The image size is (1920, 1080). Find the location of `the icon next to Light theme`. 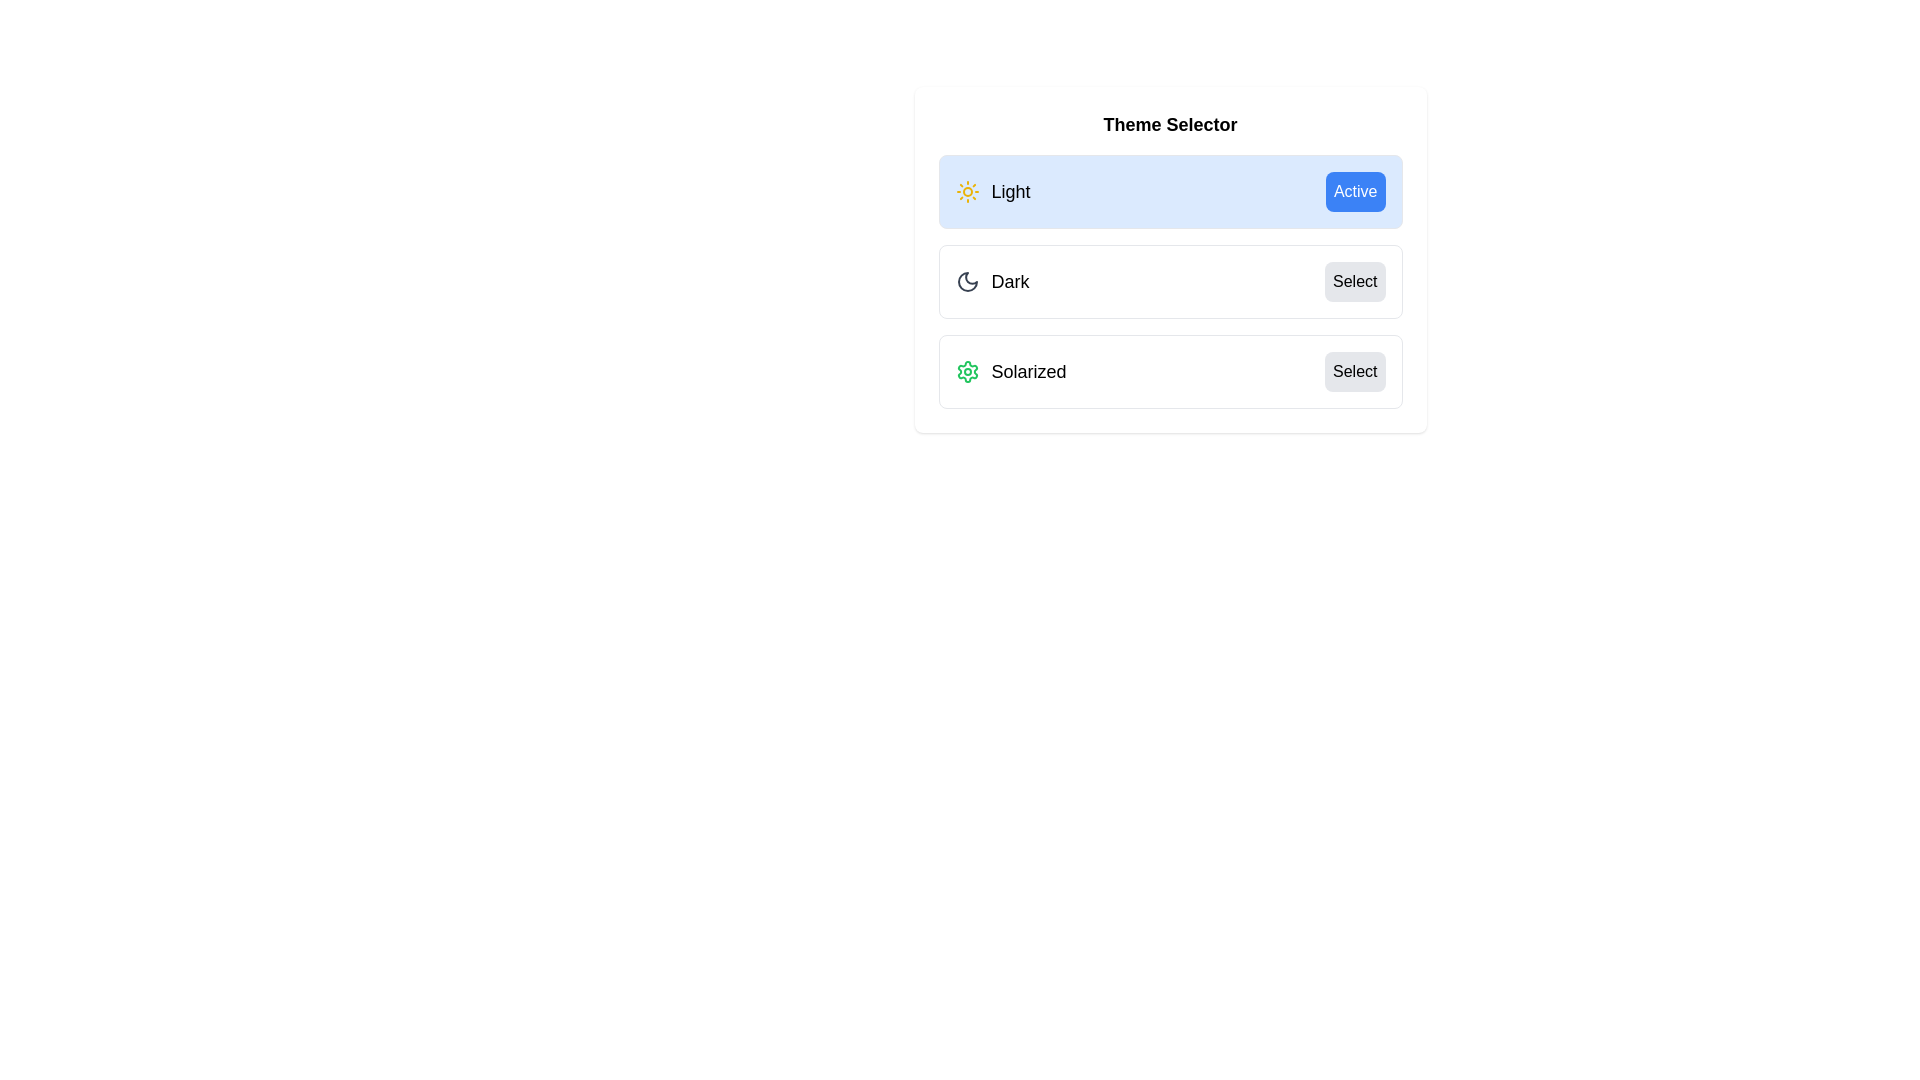

the icon next to Light theme is located at coordinates (967, 192).